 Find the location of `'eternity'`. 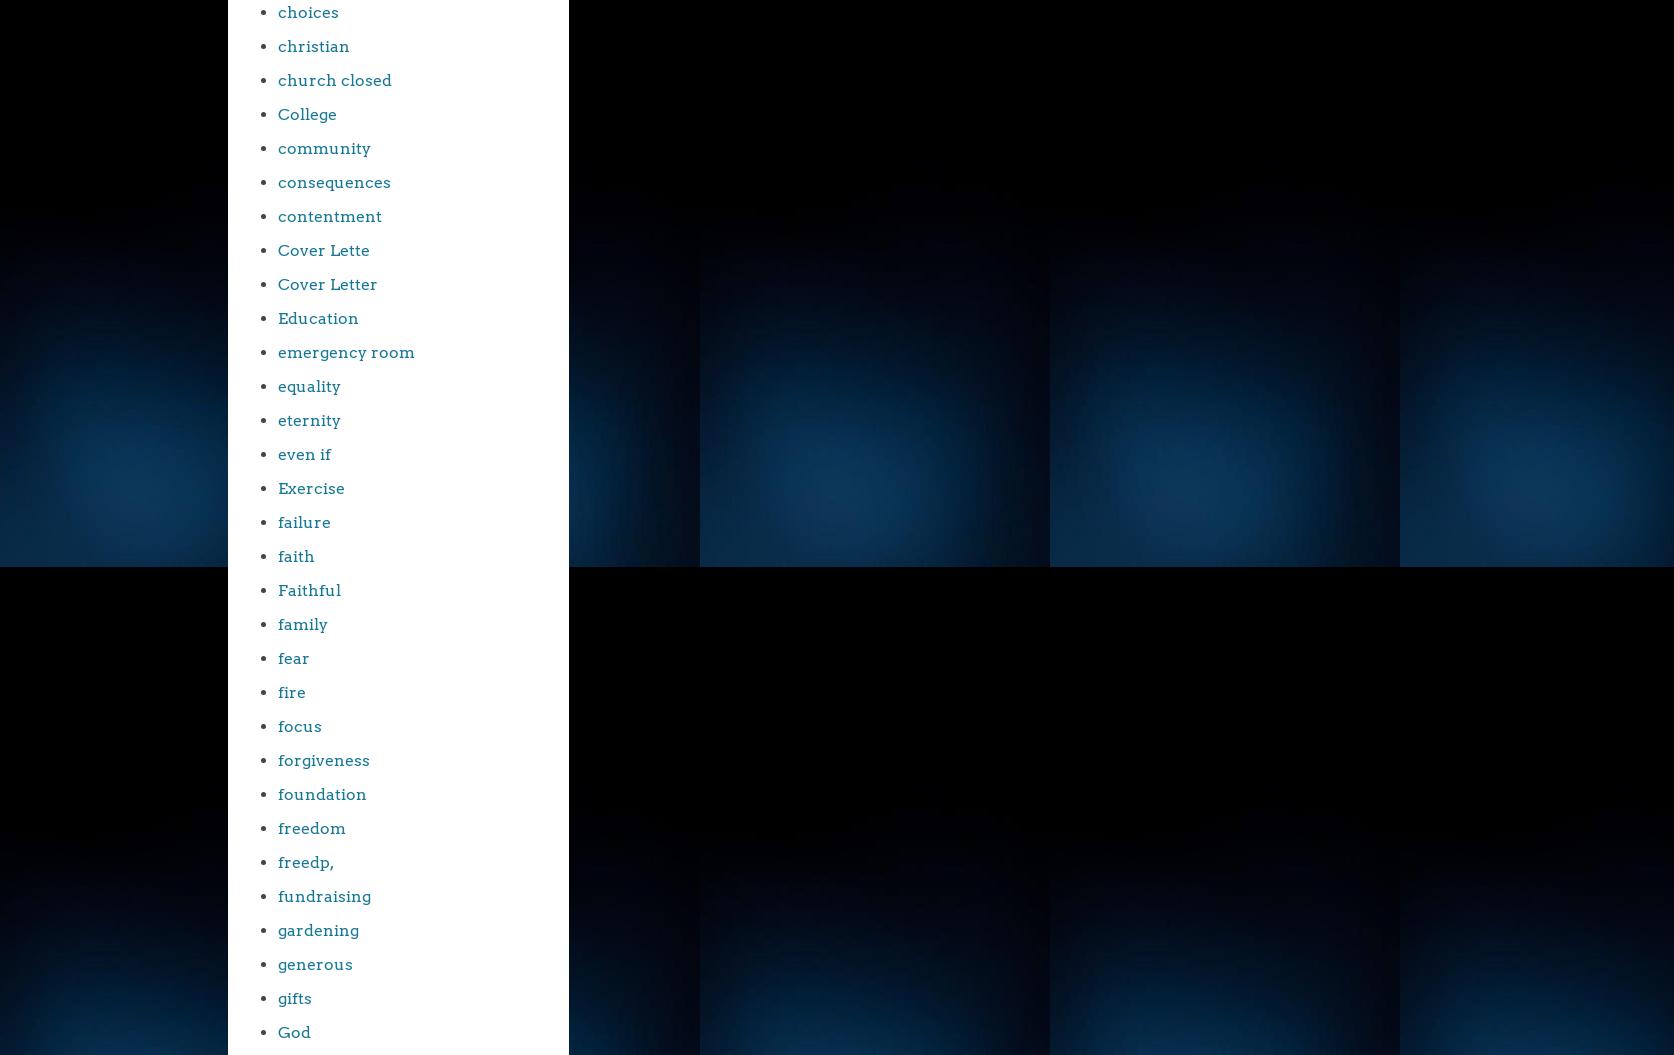

'eternity' is located at coordinates (309, 419).